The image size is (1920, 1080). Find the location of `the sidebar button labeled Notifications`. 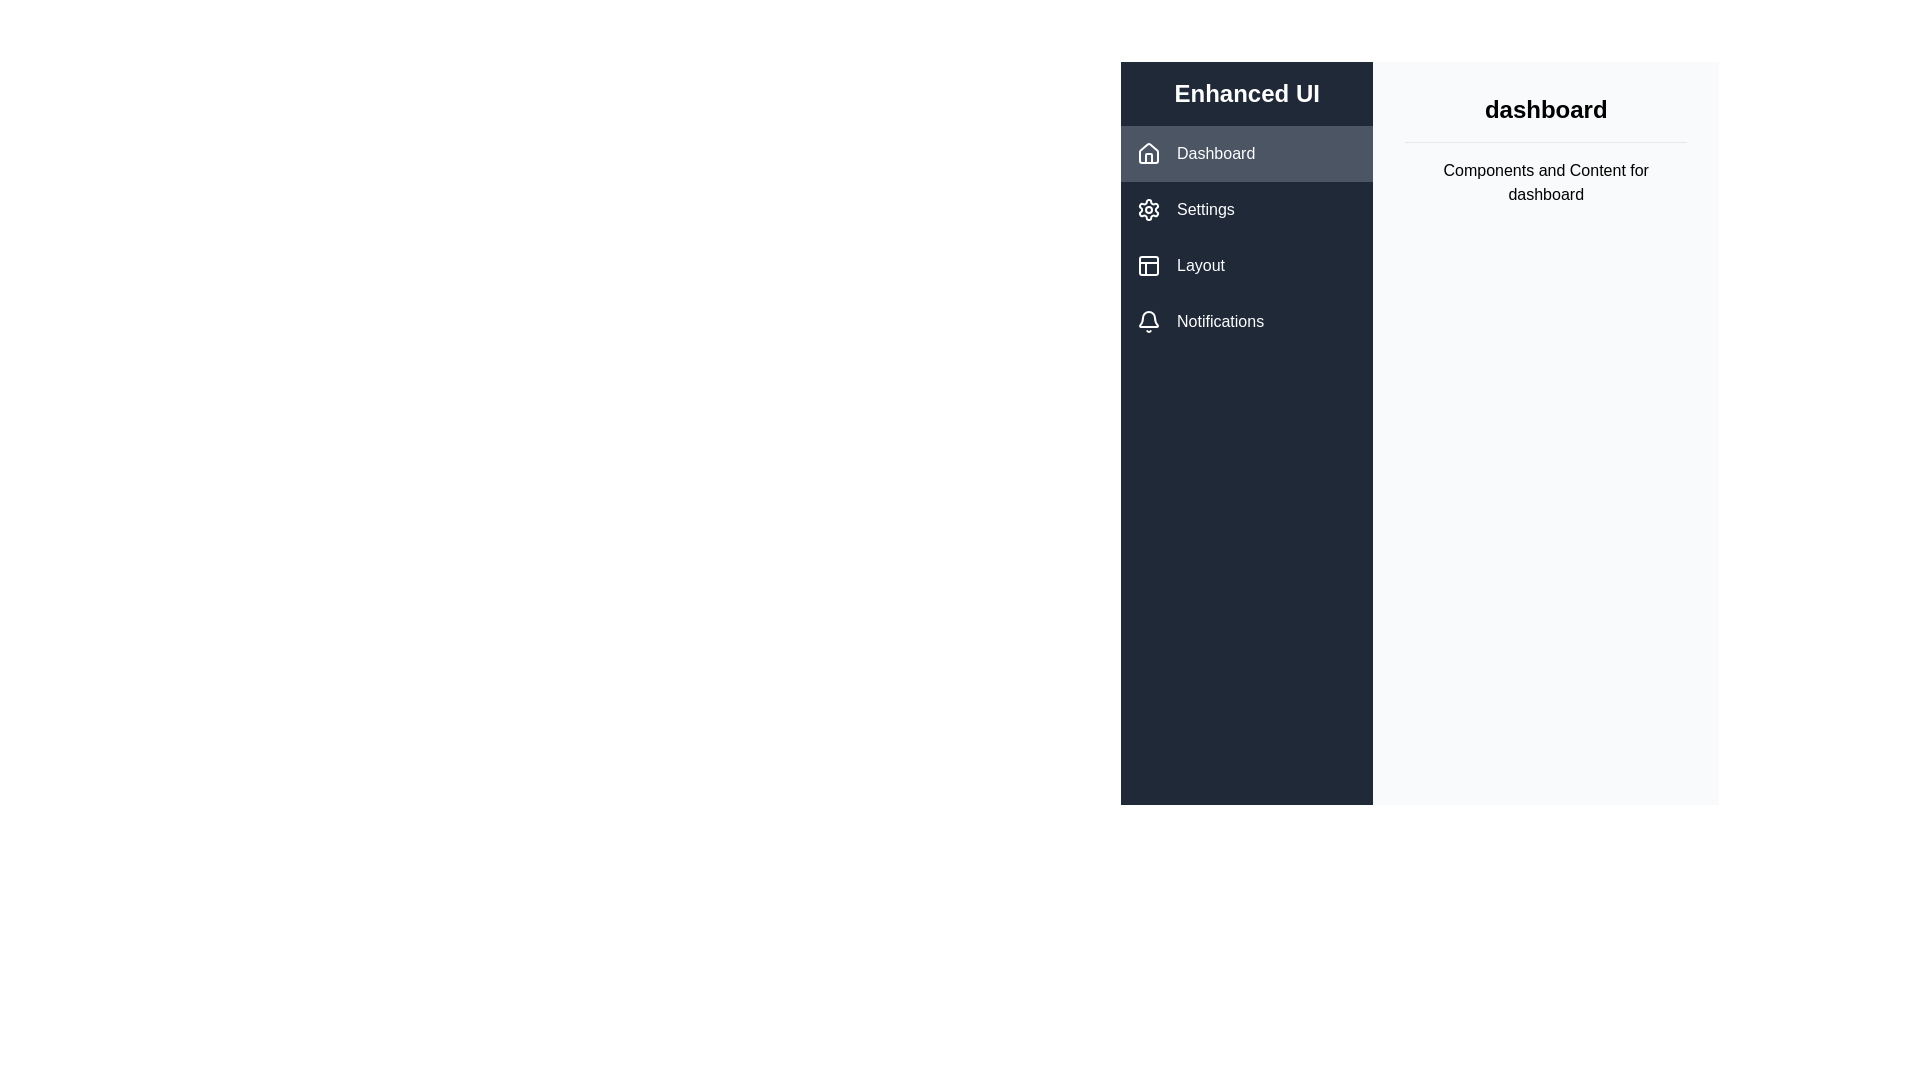

the sidebar button labeled Notifications is located at coordinates (1246, 320).